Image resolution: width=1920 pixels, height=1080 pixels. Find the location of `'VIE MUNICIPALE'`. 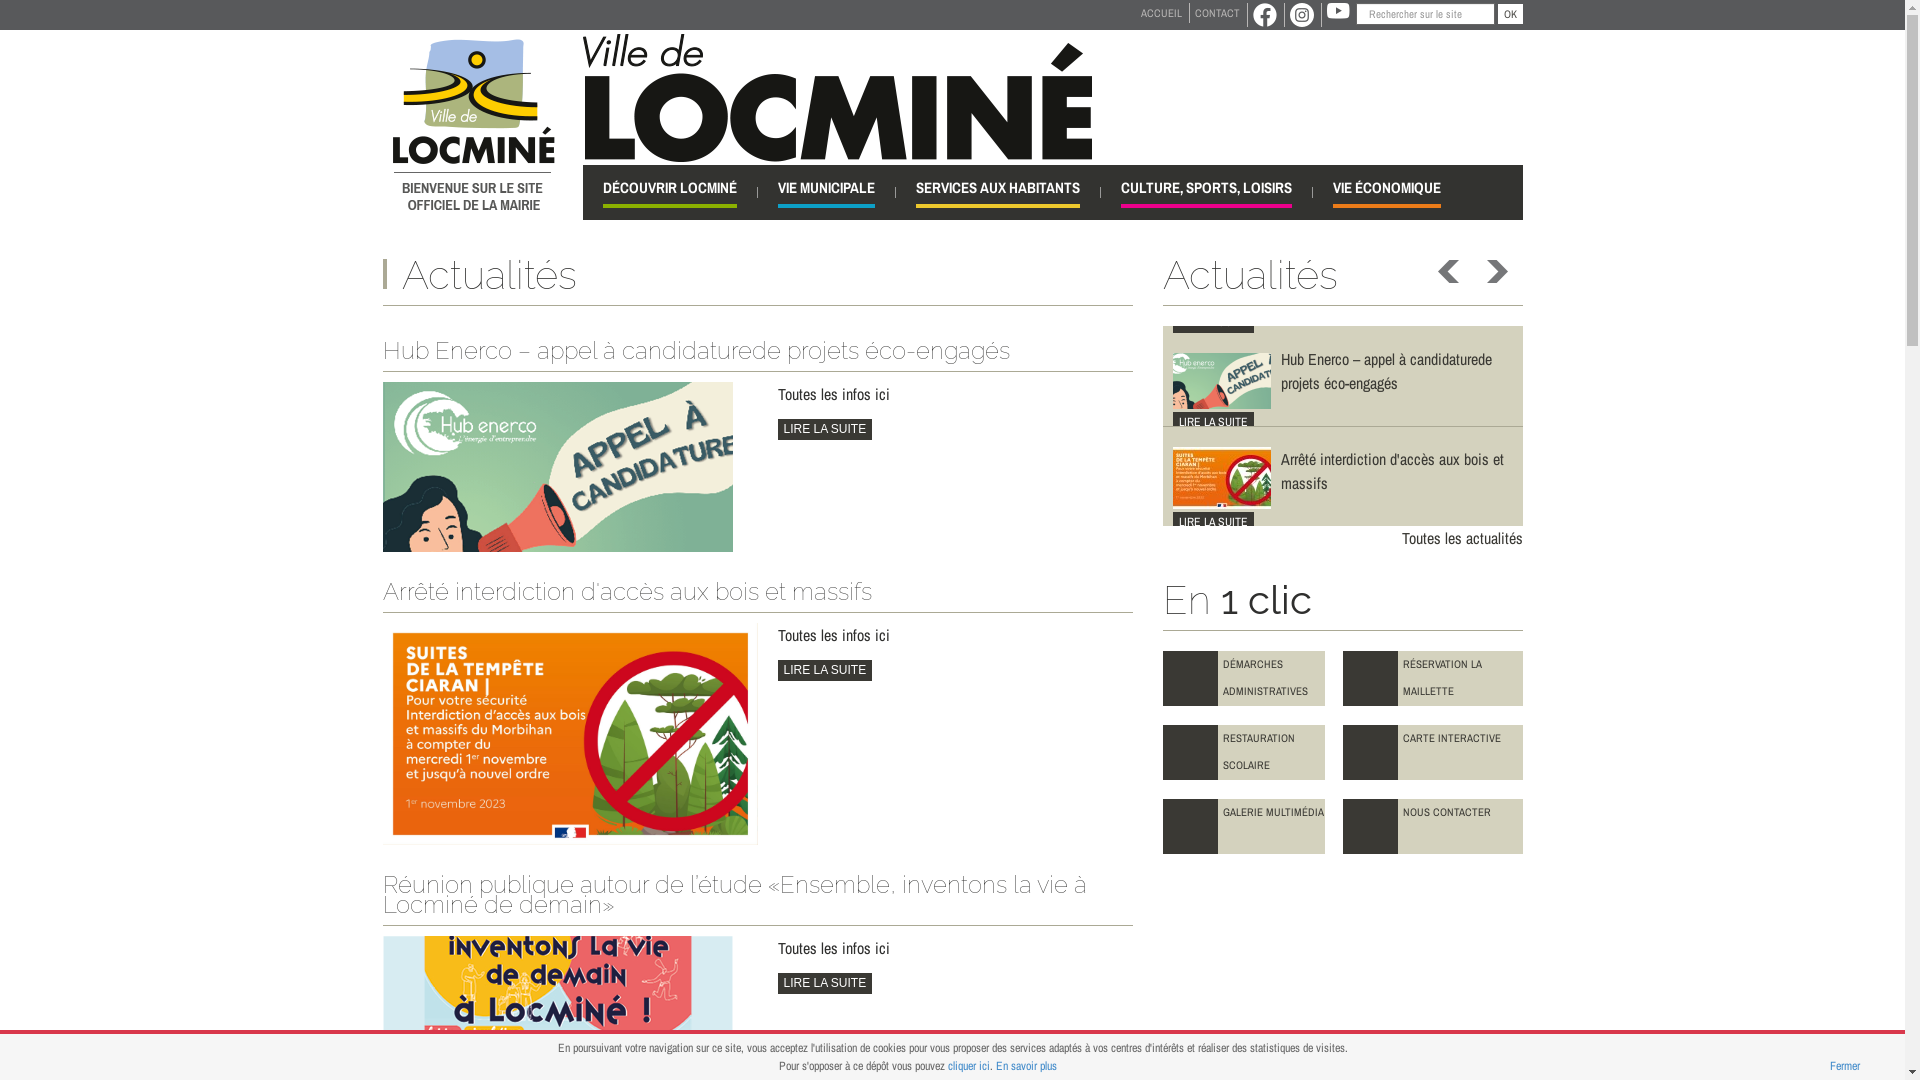

'VIE MUNICIPALE' is located at coordinates (826, 192).